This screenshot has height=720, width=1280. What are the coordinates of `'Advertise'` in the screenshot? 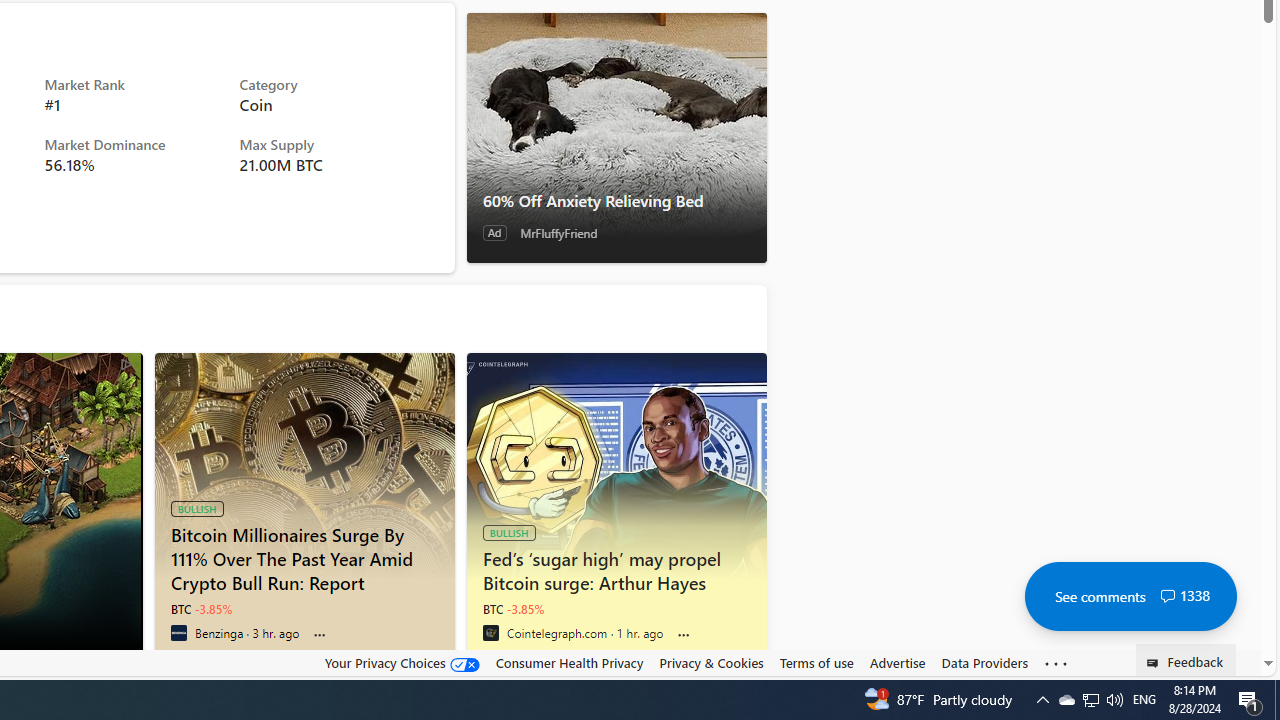 It's located at (896, 663).